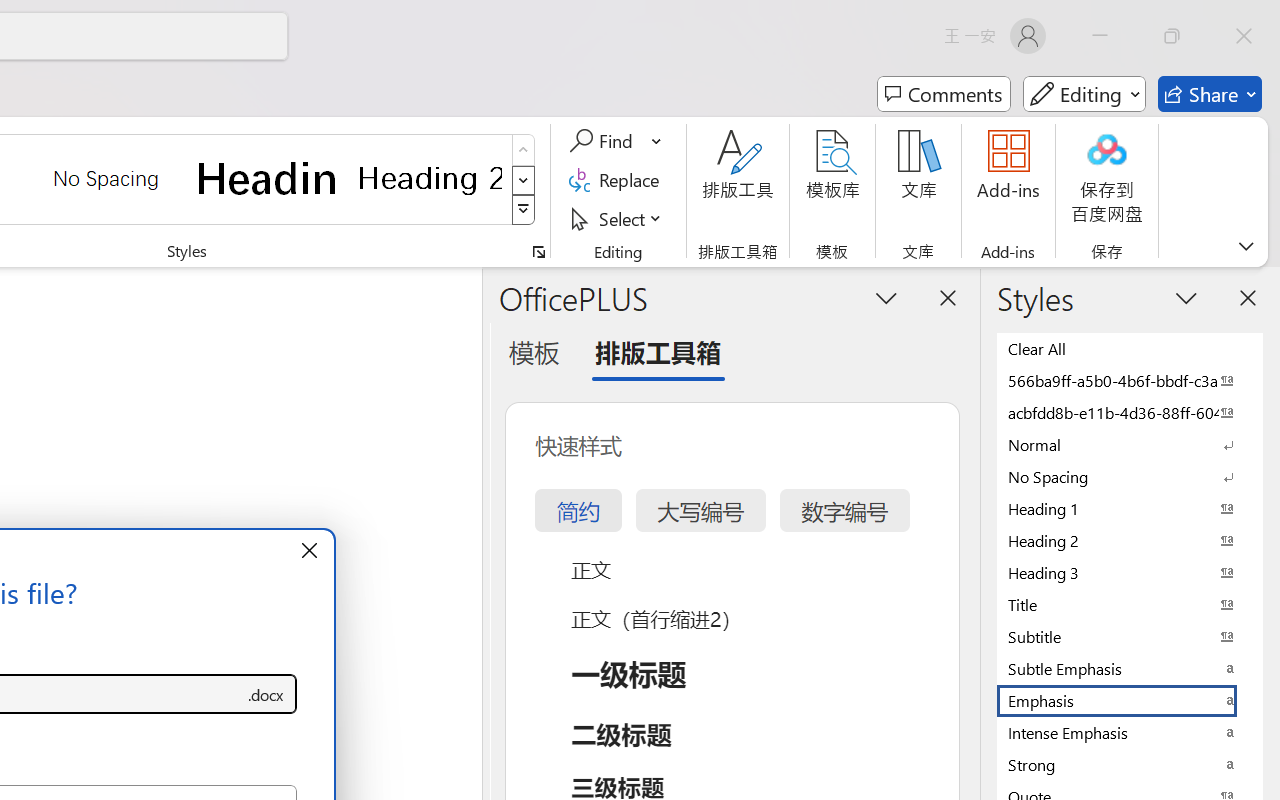 This screenshot has width=1280, height=800. What do you see at coordinates (1209, 94) in the screenshot?
I see `'Share'` at bounding box center [1209, 94].